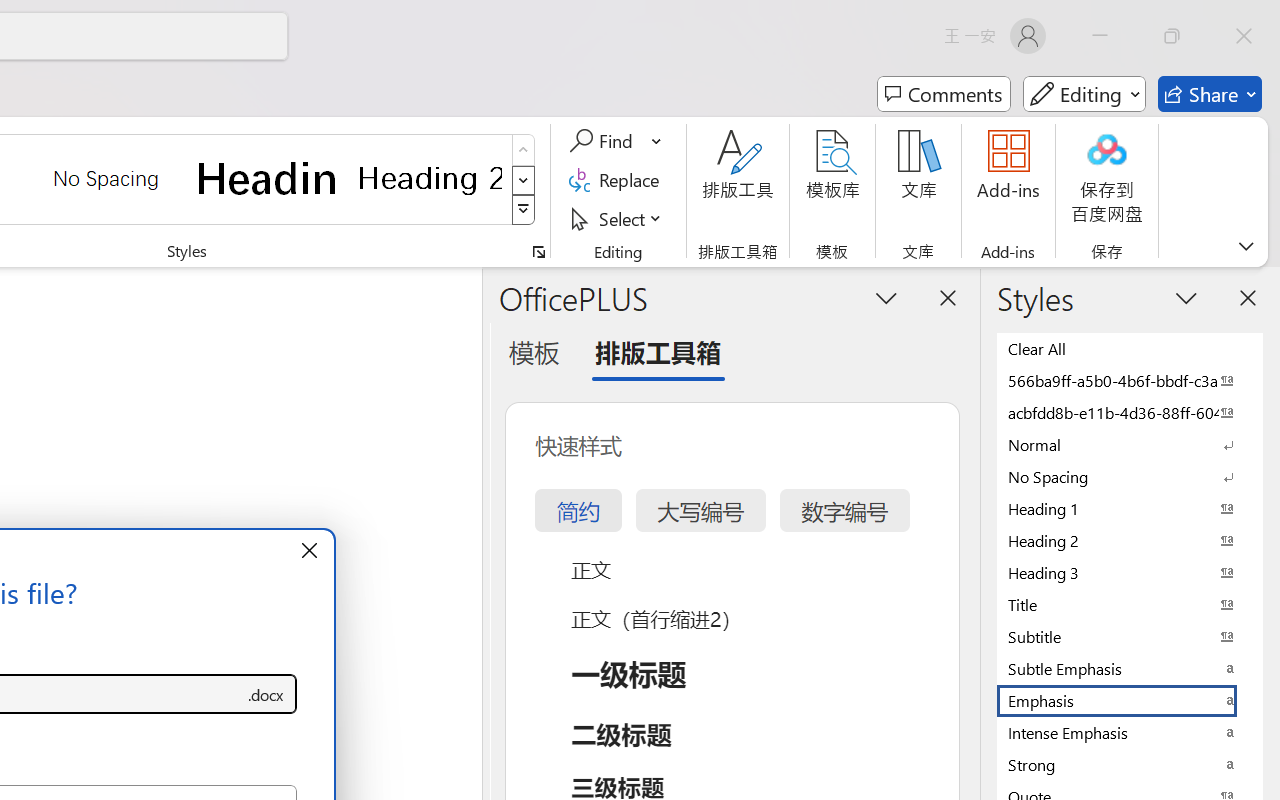 This screenshot has width=1280, height=800. What do you see at coordinates (1209, 94) in the screenshot?
I see `'Share'` at bounding box center [1209, 94].